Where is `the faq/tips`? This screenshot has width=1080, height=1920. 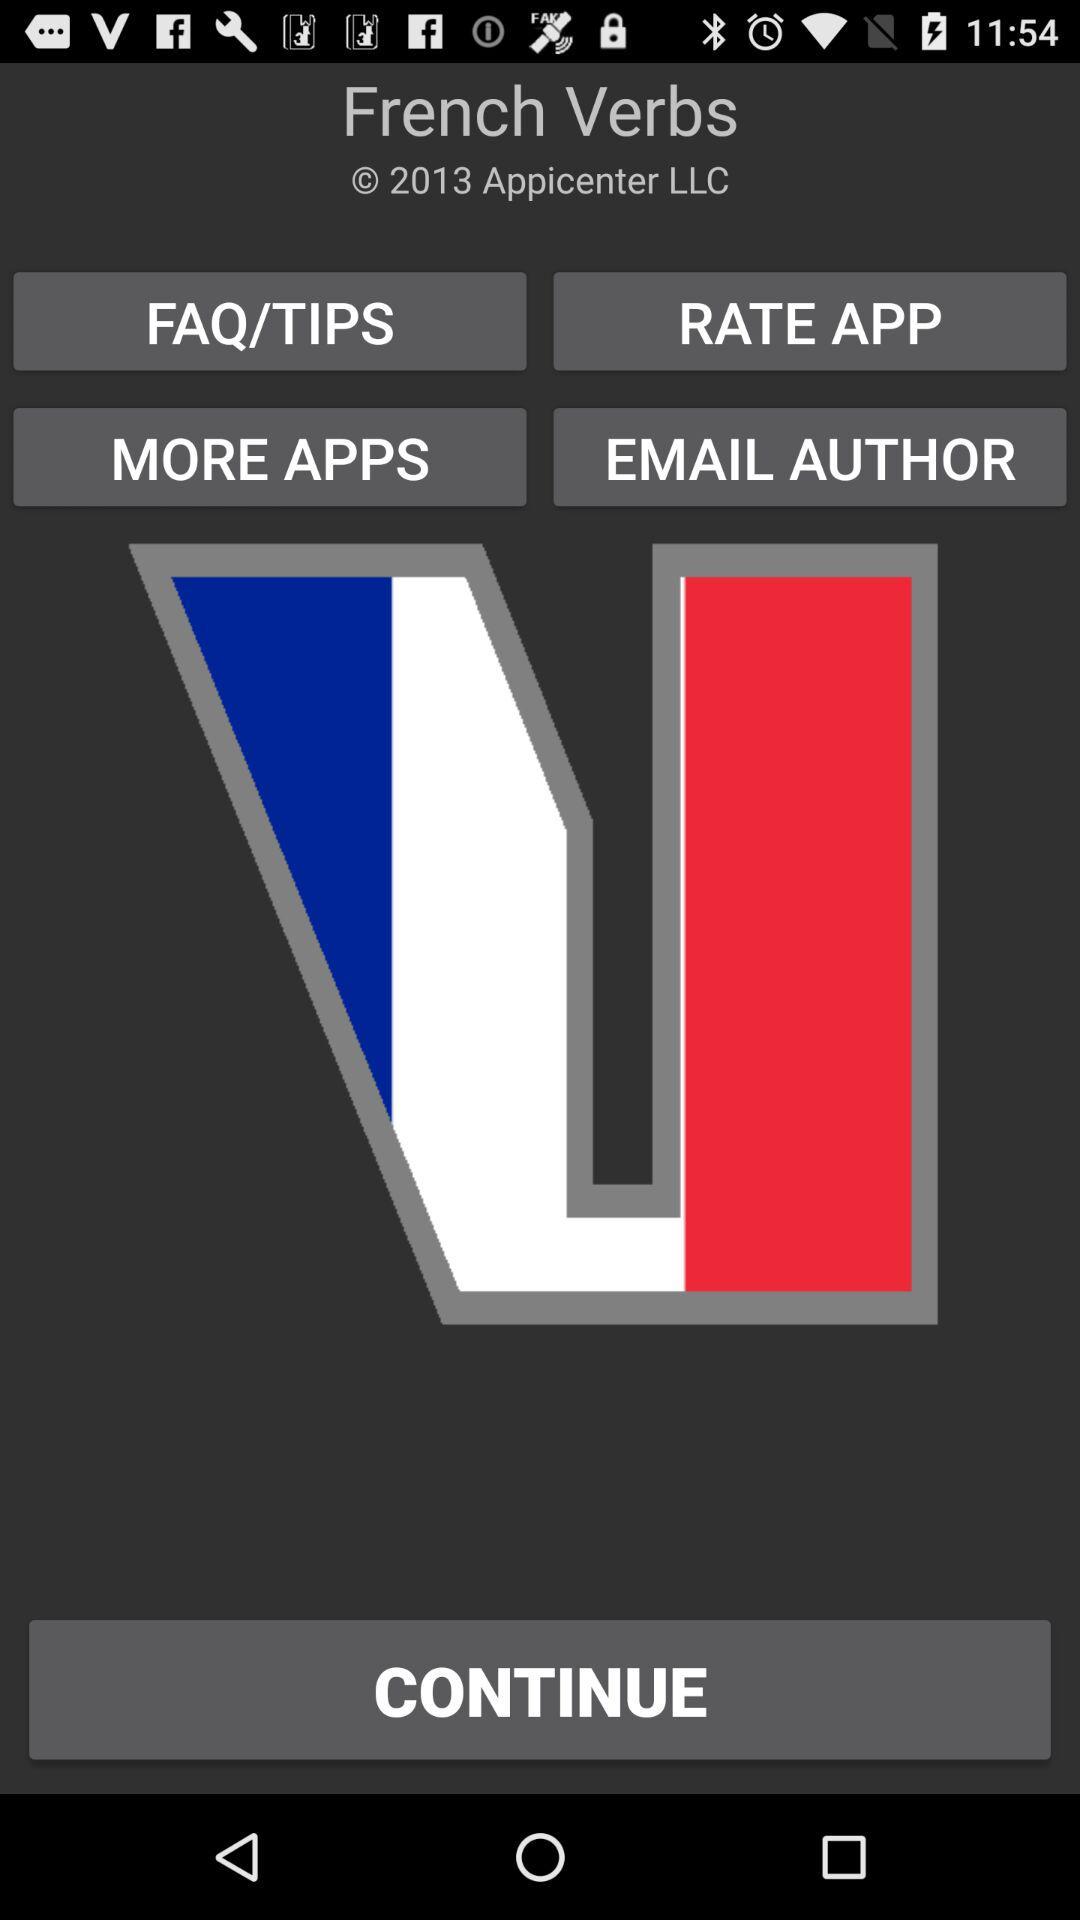 the faq/tips is located at coordinates (270, 321).